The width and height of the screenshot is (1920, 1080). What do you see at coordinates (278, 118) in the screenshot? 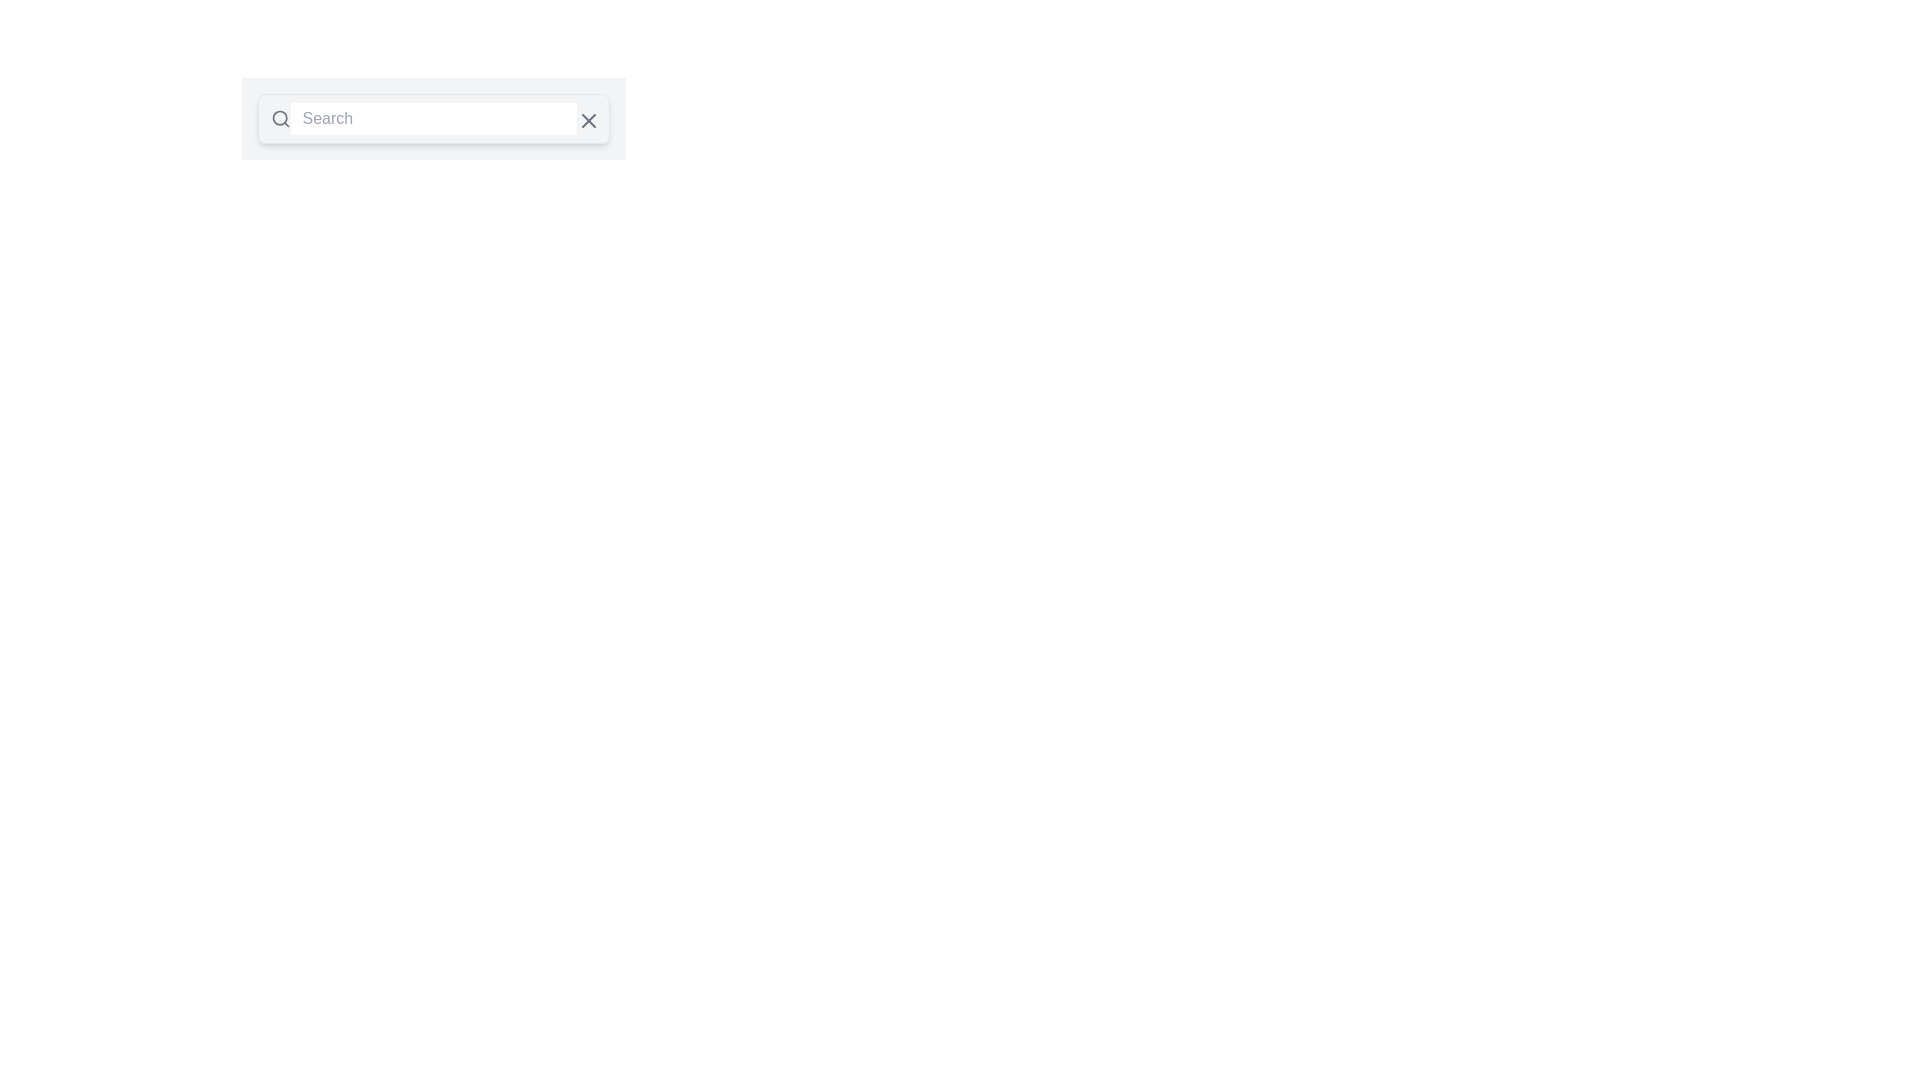
I see `the decorative graphical circle within the SVG element of the search icon, which indicates the adjacent input field for searching` at bounding box center [278, 118].